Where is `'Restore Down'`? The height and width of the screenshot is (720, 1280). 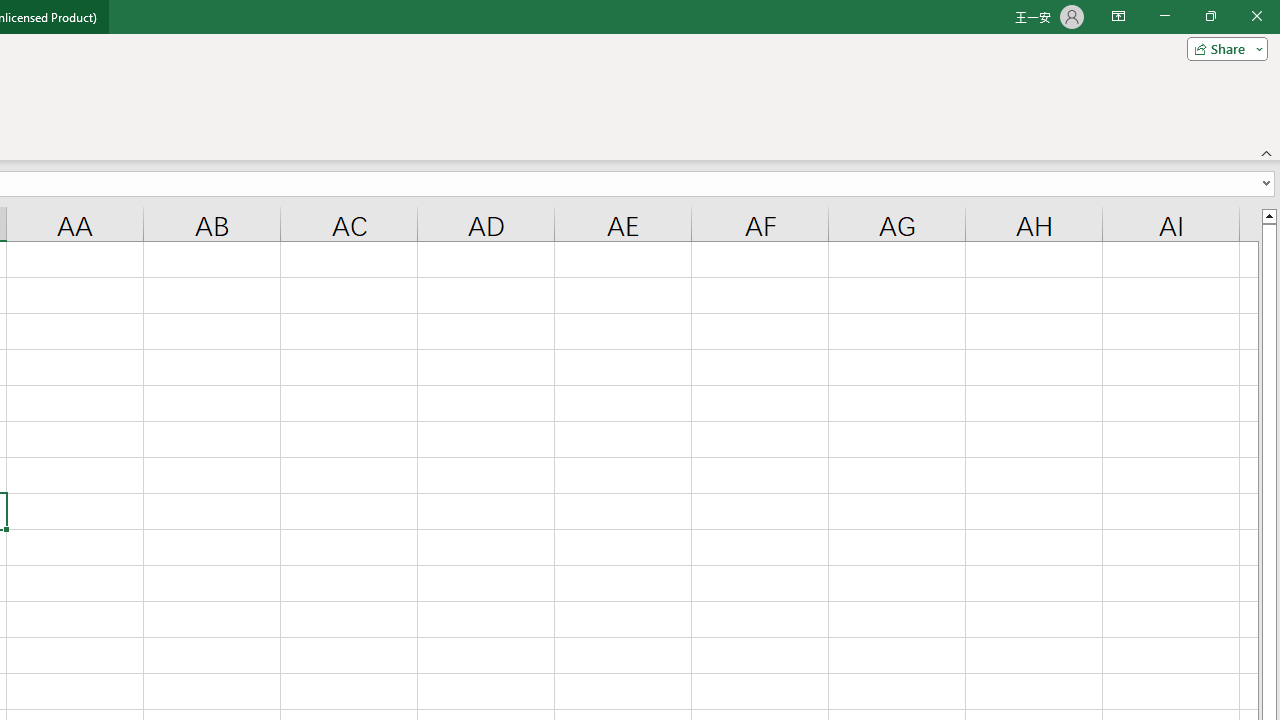 'Restore Down' is located at coordinates (1209, 16).